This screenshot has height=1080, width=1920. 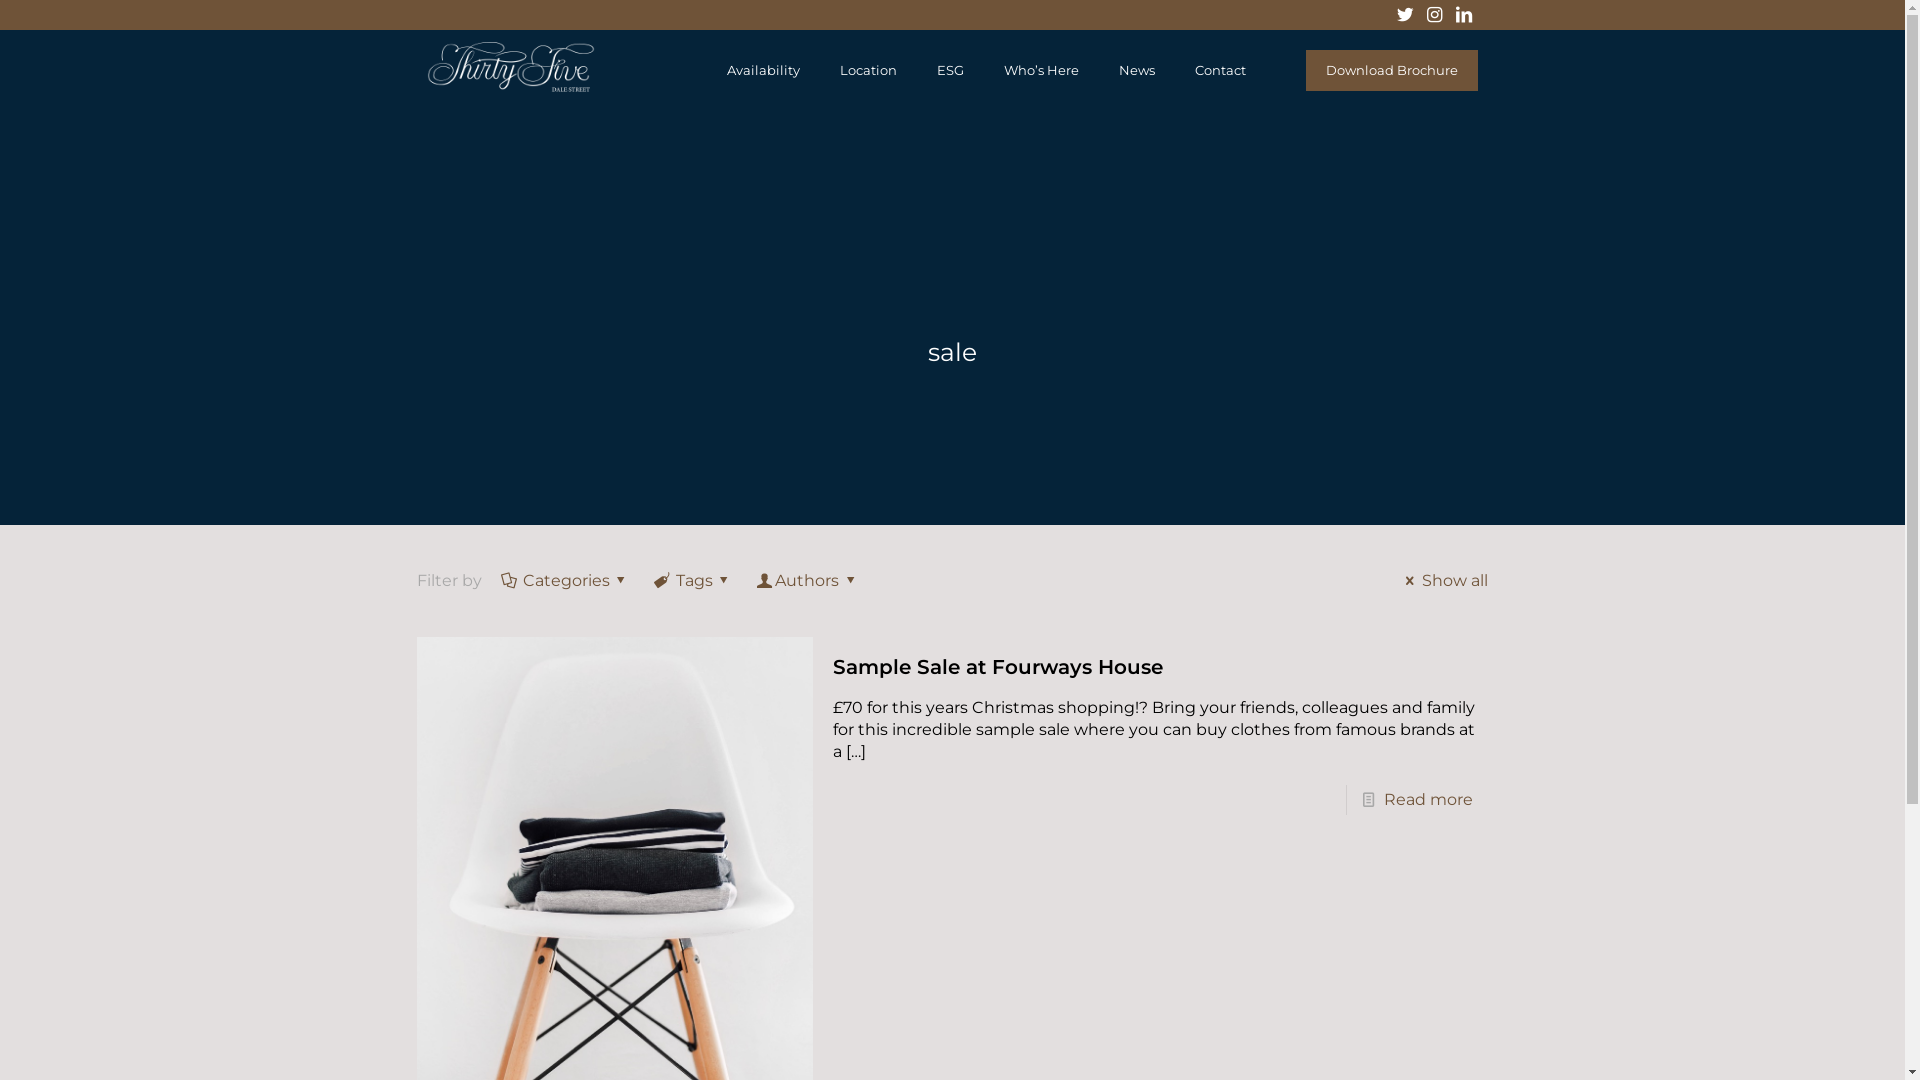 I want to click on 'Sample Sale at Fourways House', so click(x=998, y=667).